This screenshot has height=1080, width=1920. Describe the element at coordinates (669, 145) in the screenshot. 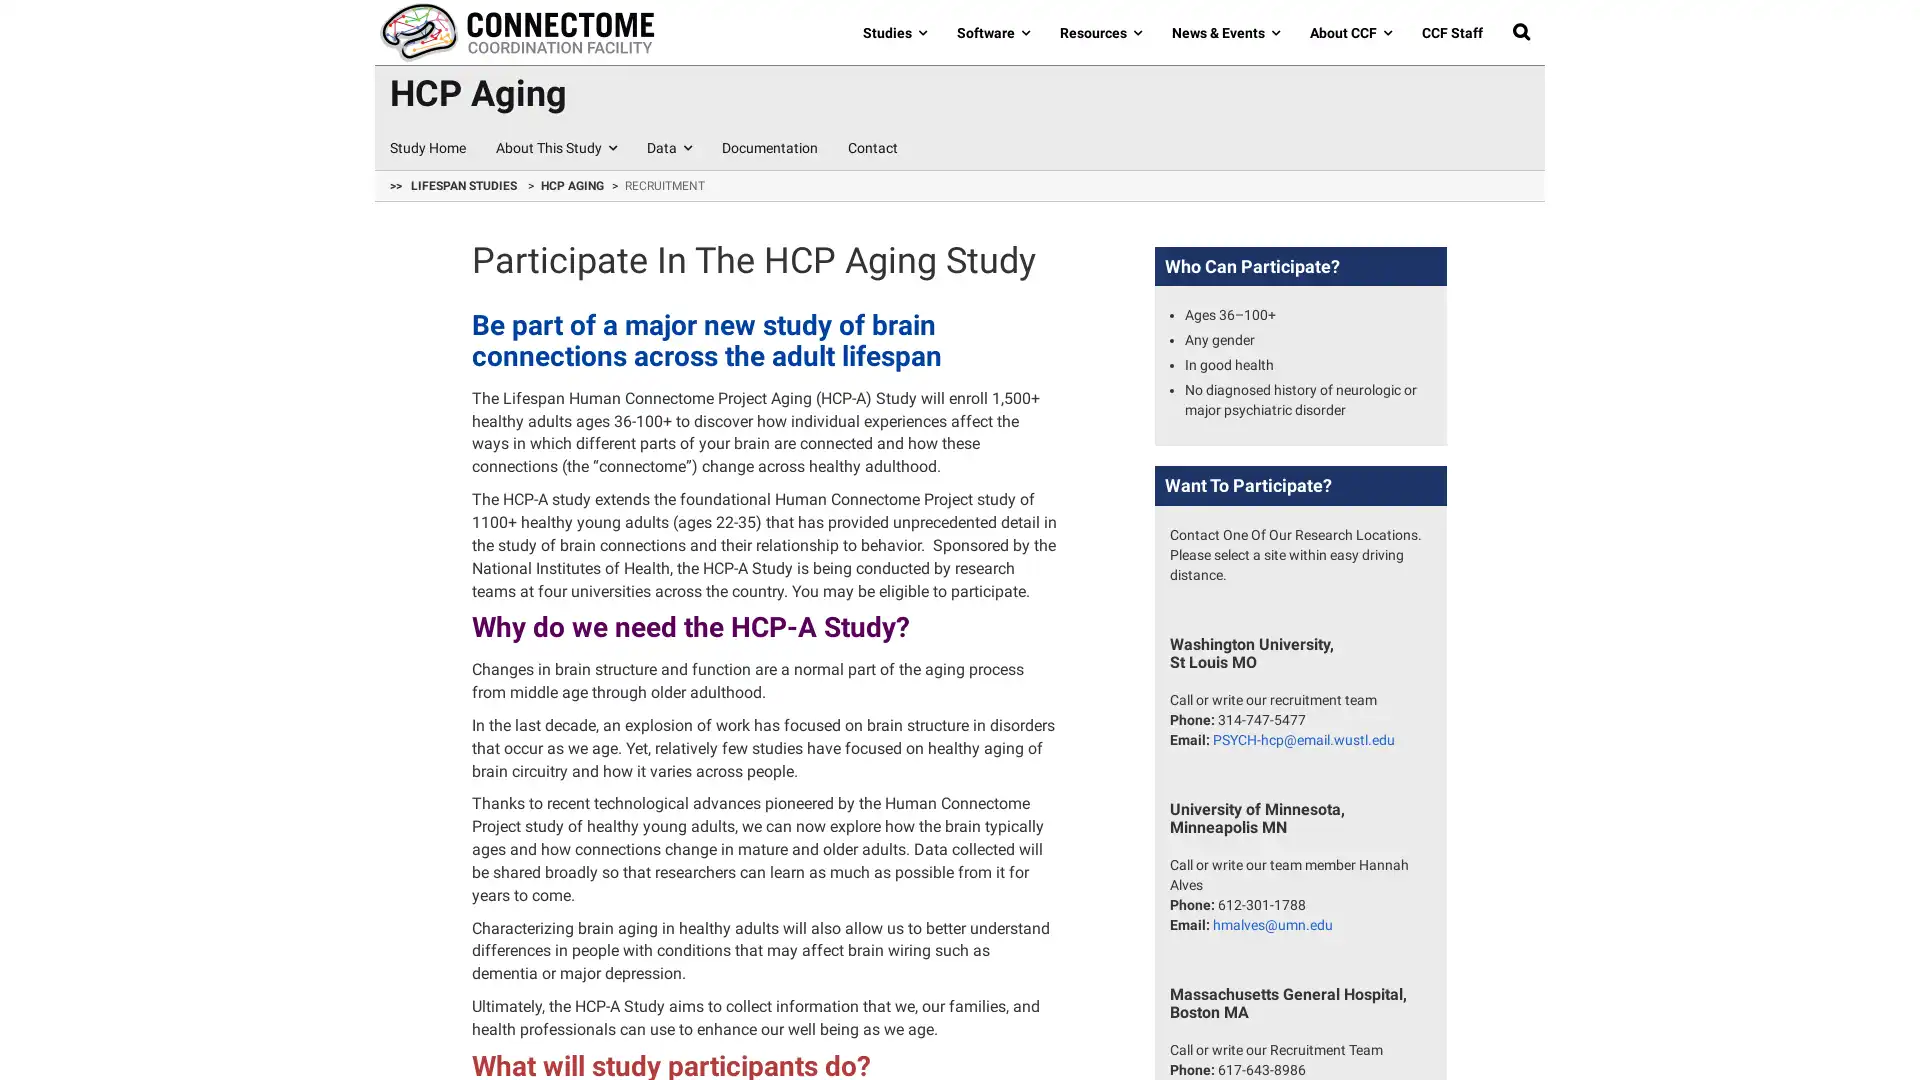

I see `Data` at that location.